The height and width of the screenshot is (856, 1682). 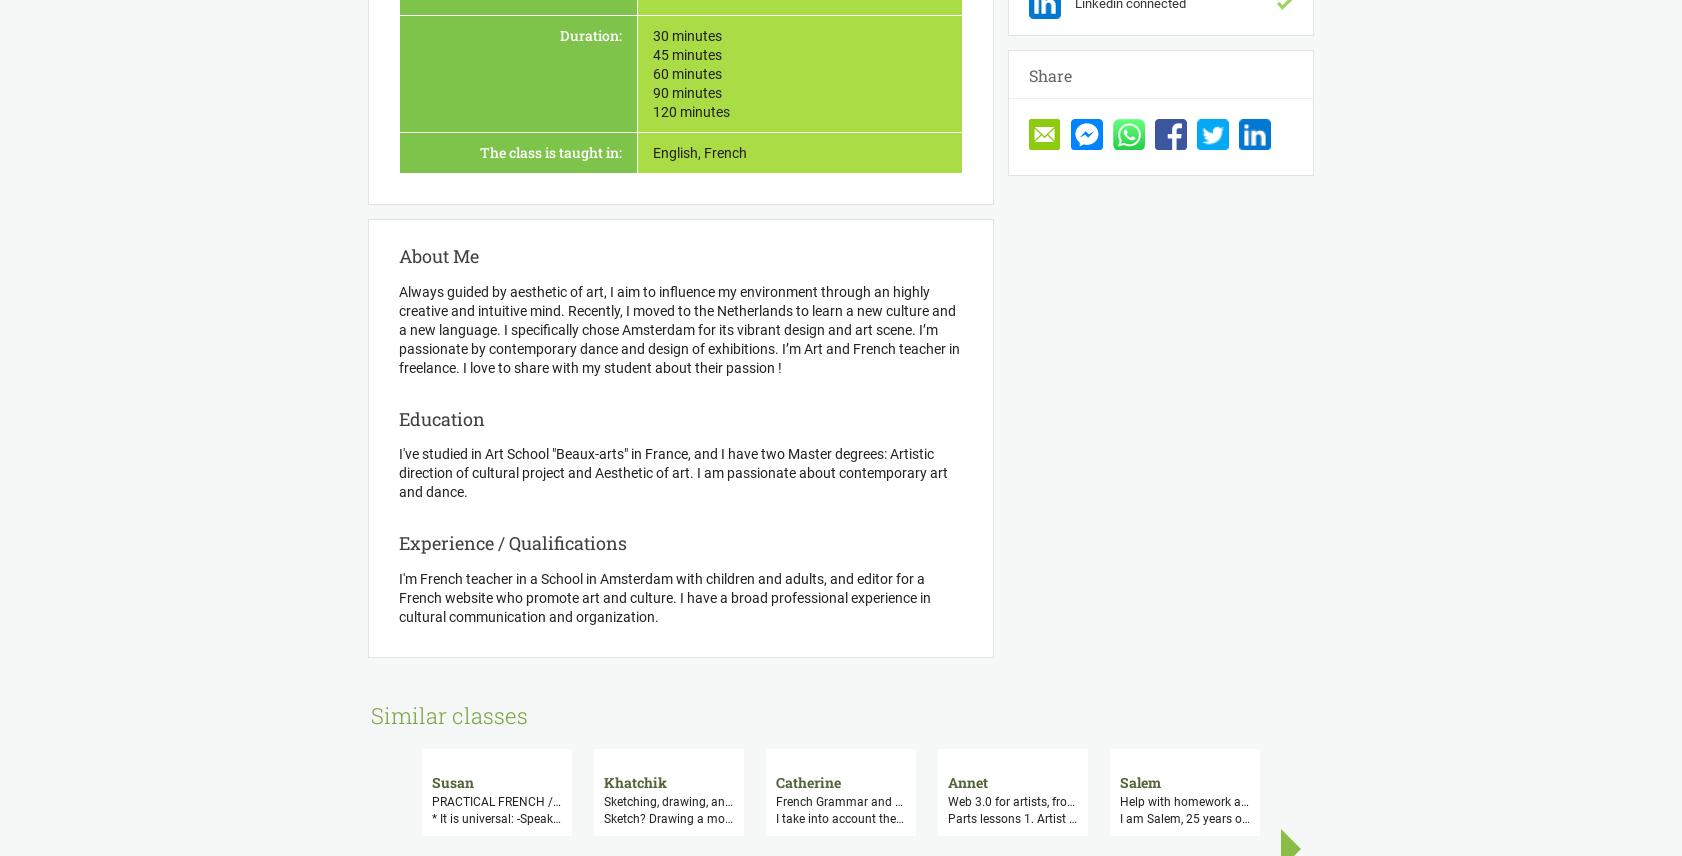 What do you see at coordinates (581, 801) in the screenshot?
I see `'PRACTICAL FRENCH / Nous allons pratiquer le français'` at bounding box center [581, 801].